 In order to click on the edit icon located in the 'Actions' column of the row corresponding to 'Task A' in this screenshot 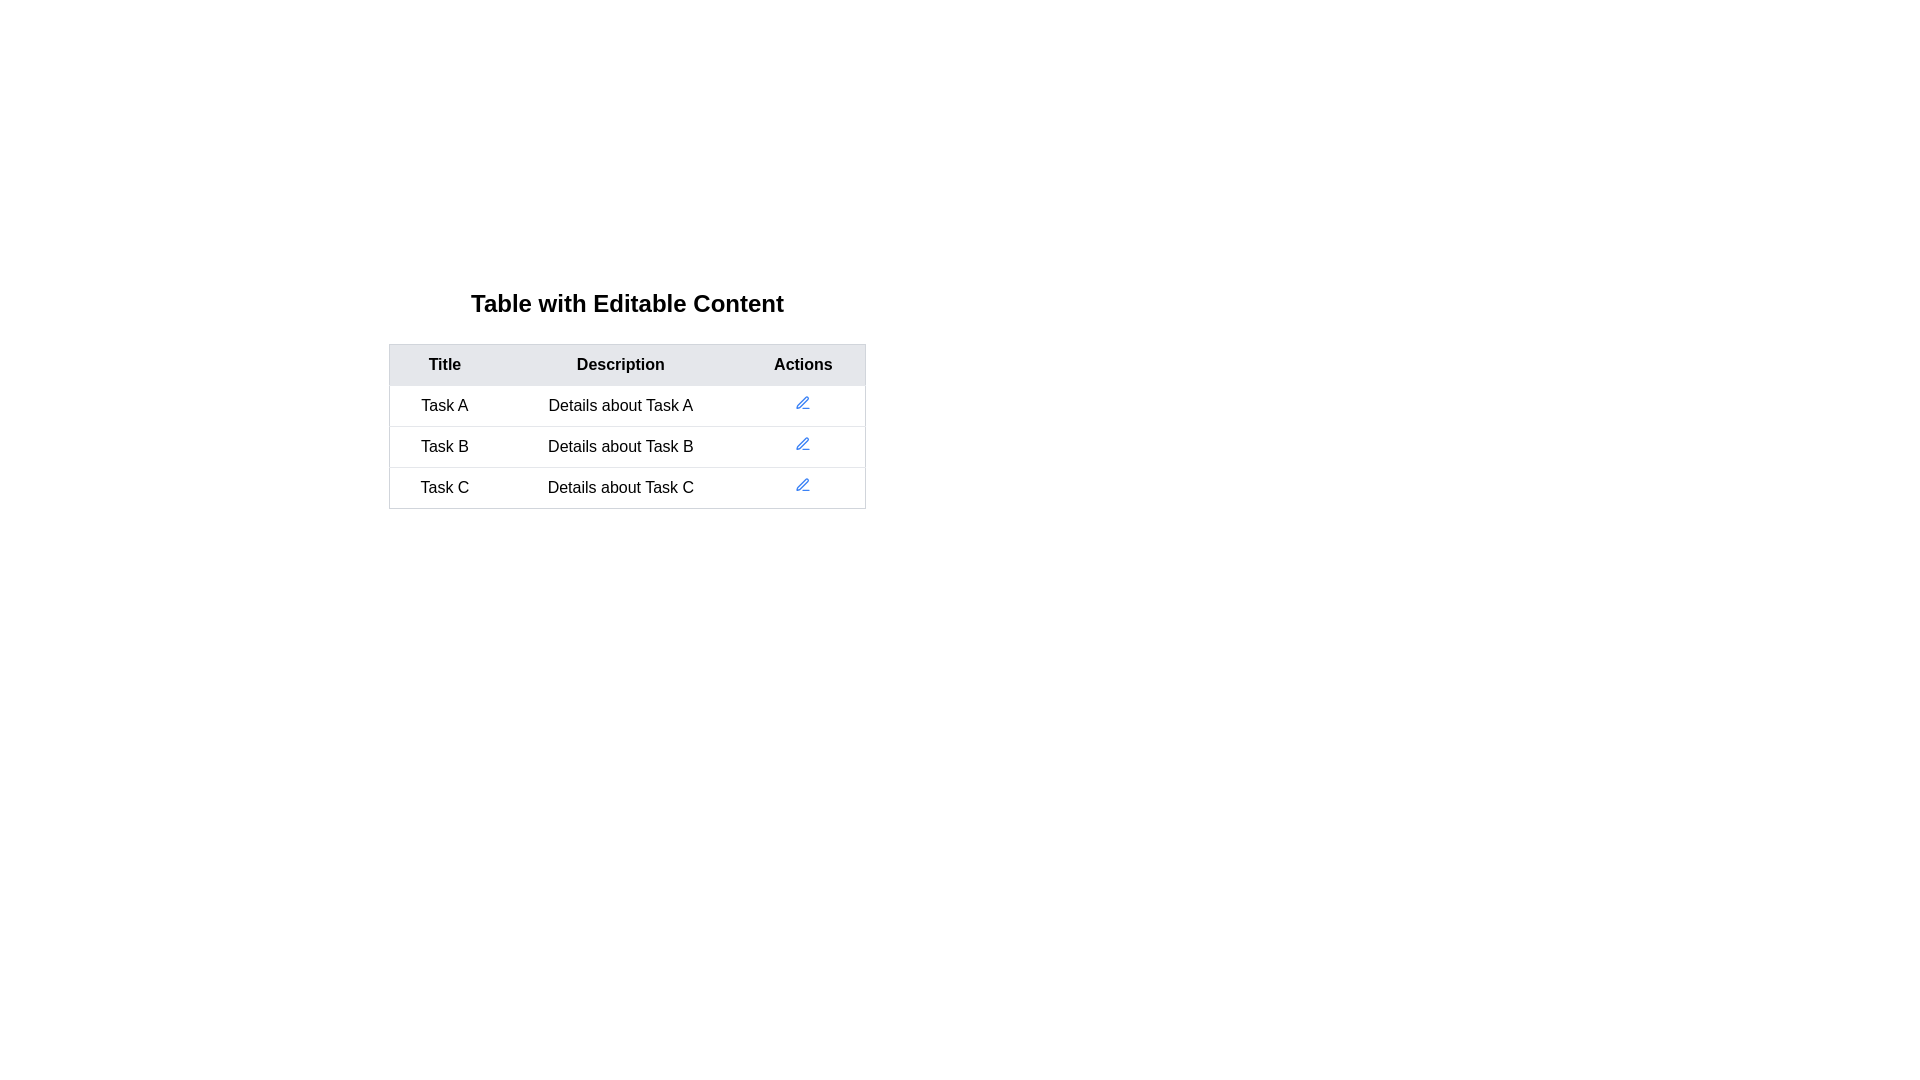, I will do `click(803, 405)`.